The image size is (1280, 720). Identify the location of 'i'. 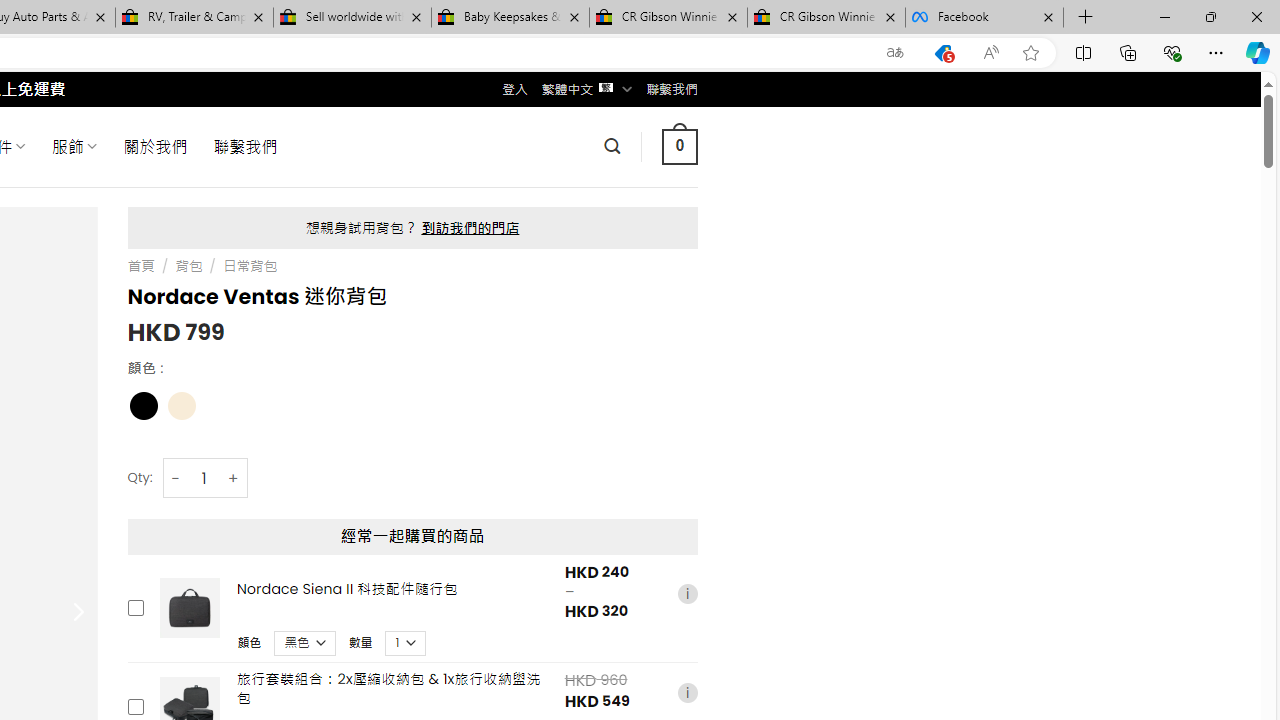
(687, 691).